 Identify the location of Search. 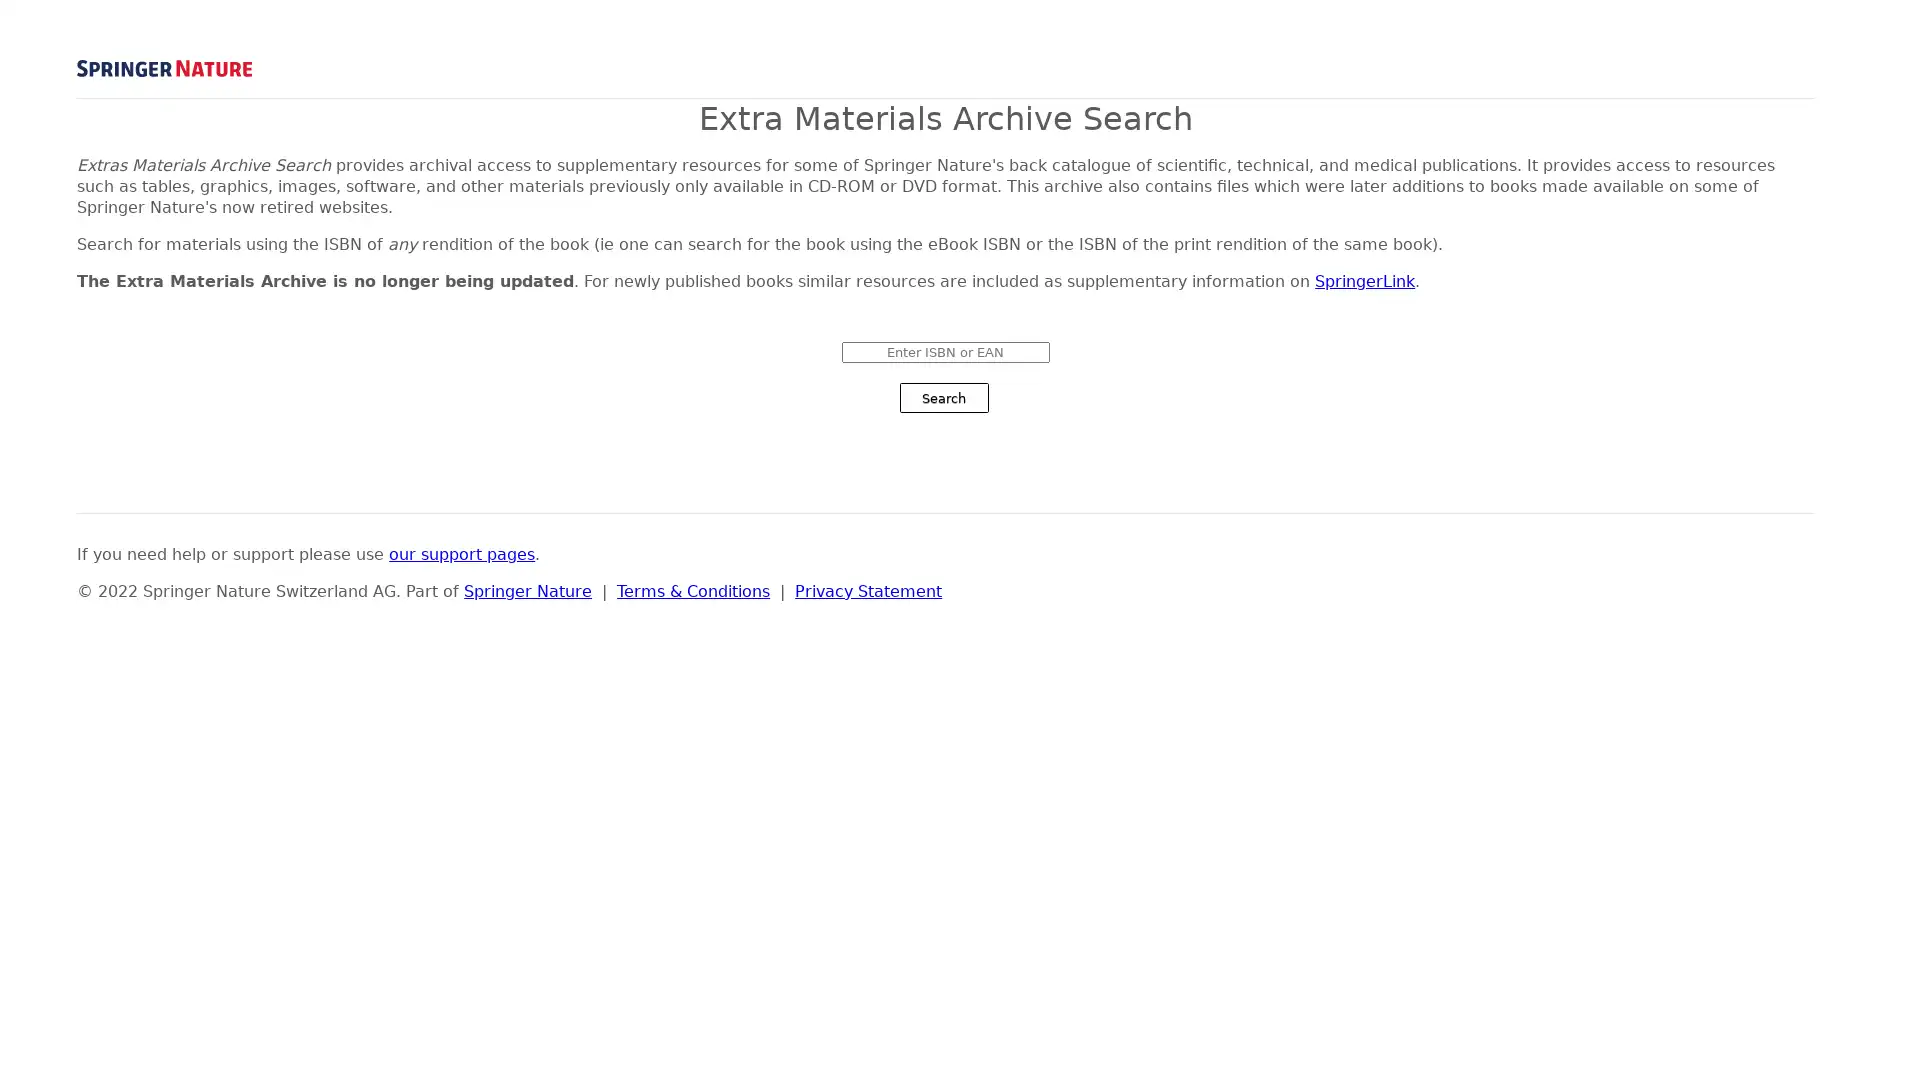
(942, 397).